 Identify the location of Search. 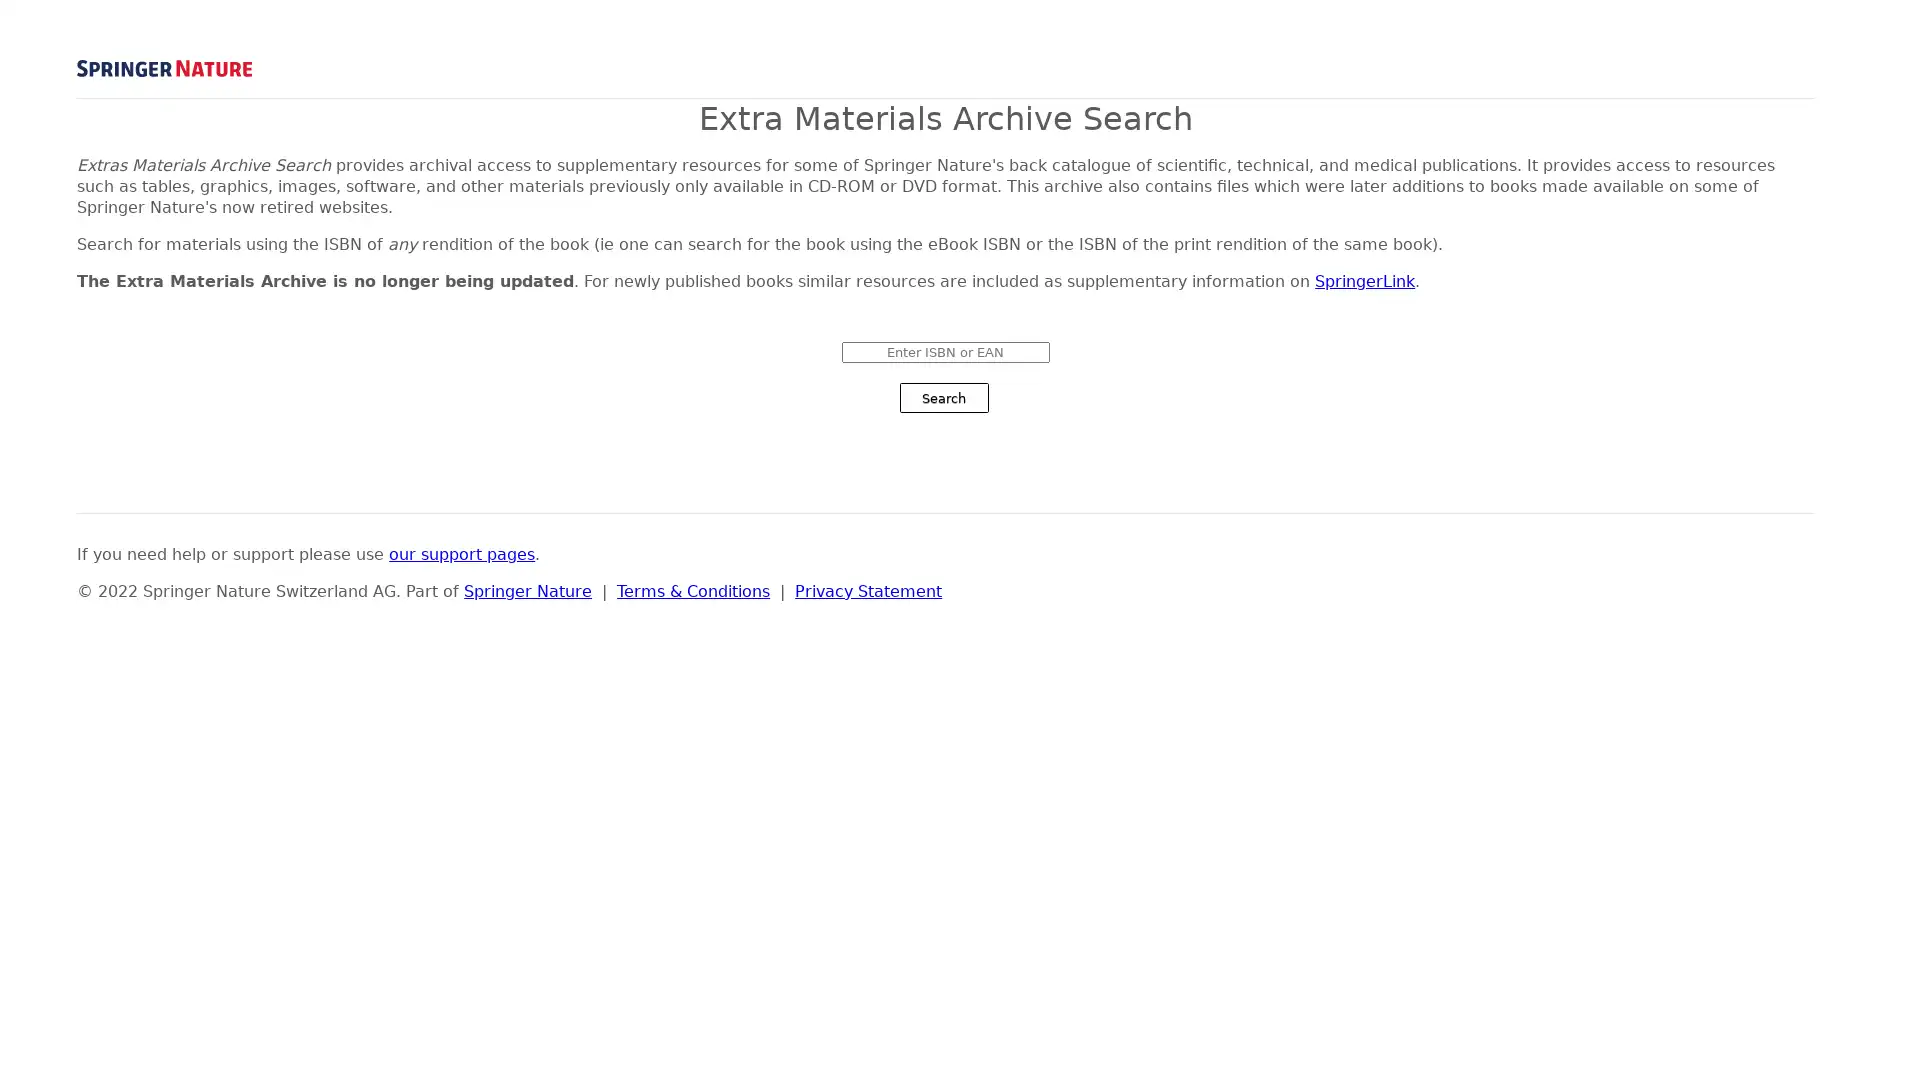
(942, 397).